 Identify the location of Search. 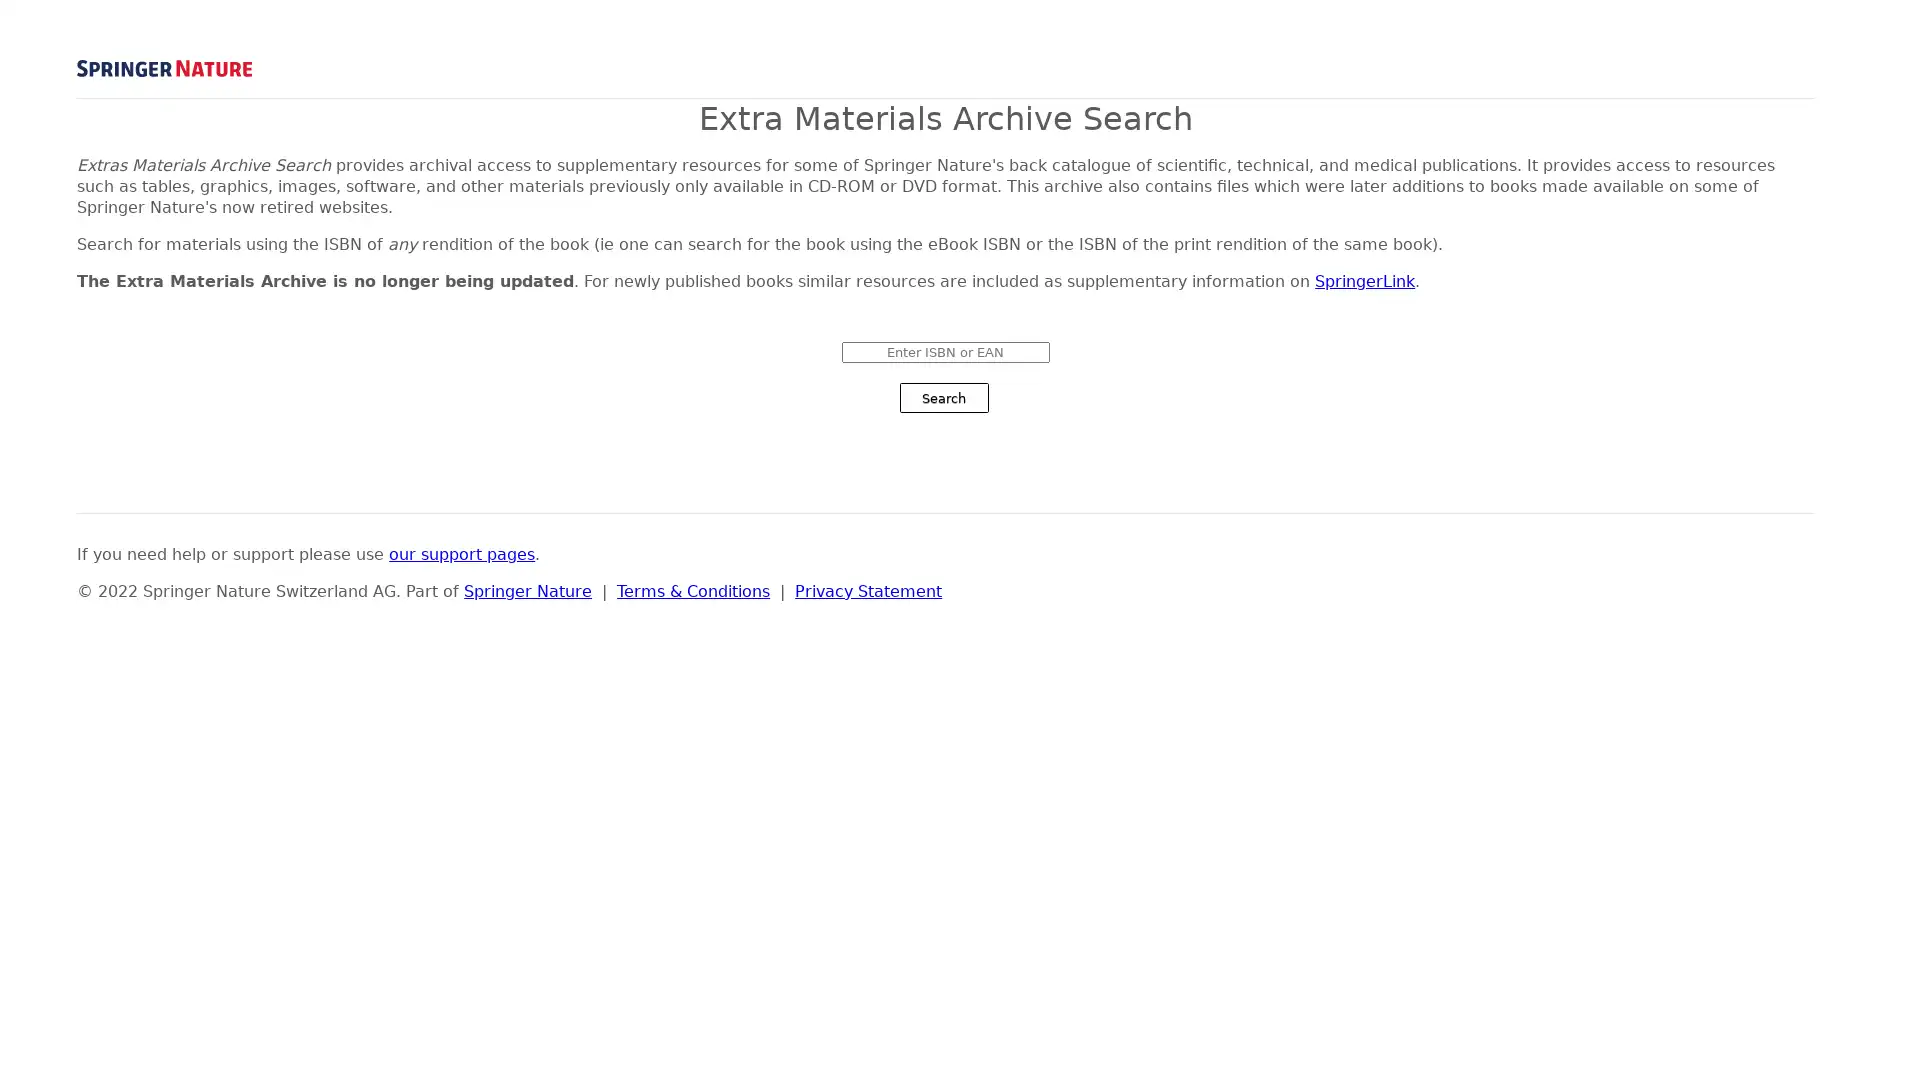
(942, 397).